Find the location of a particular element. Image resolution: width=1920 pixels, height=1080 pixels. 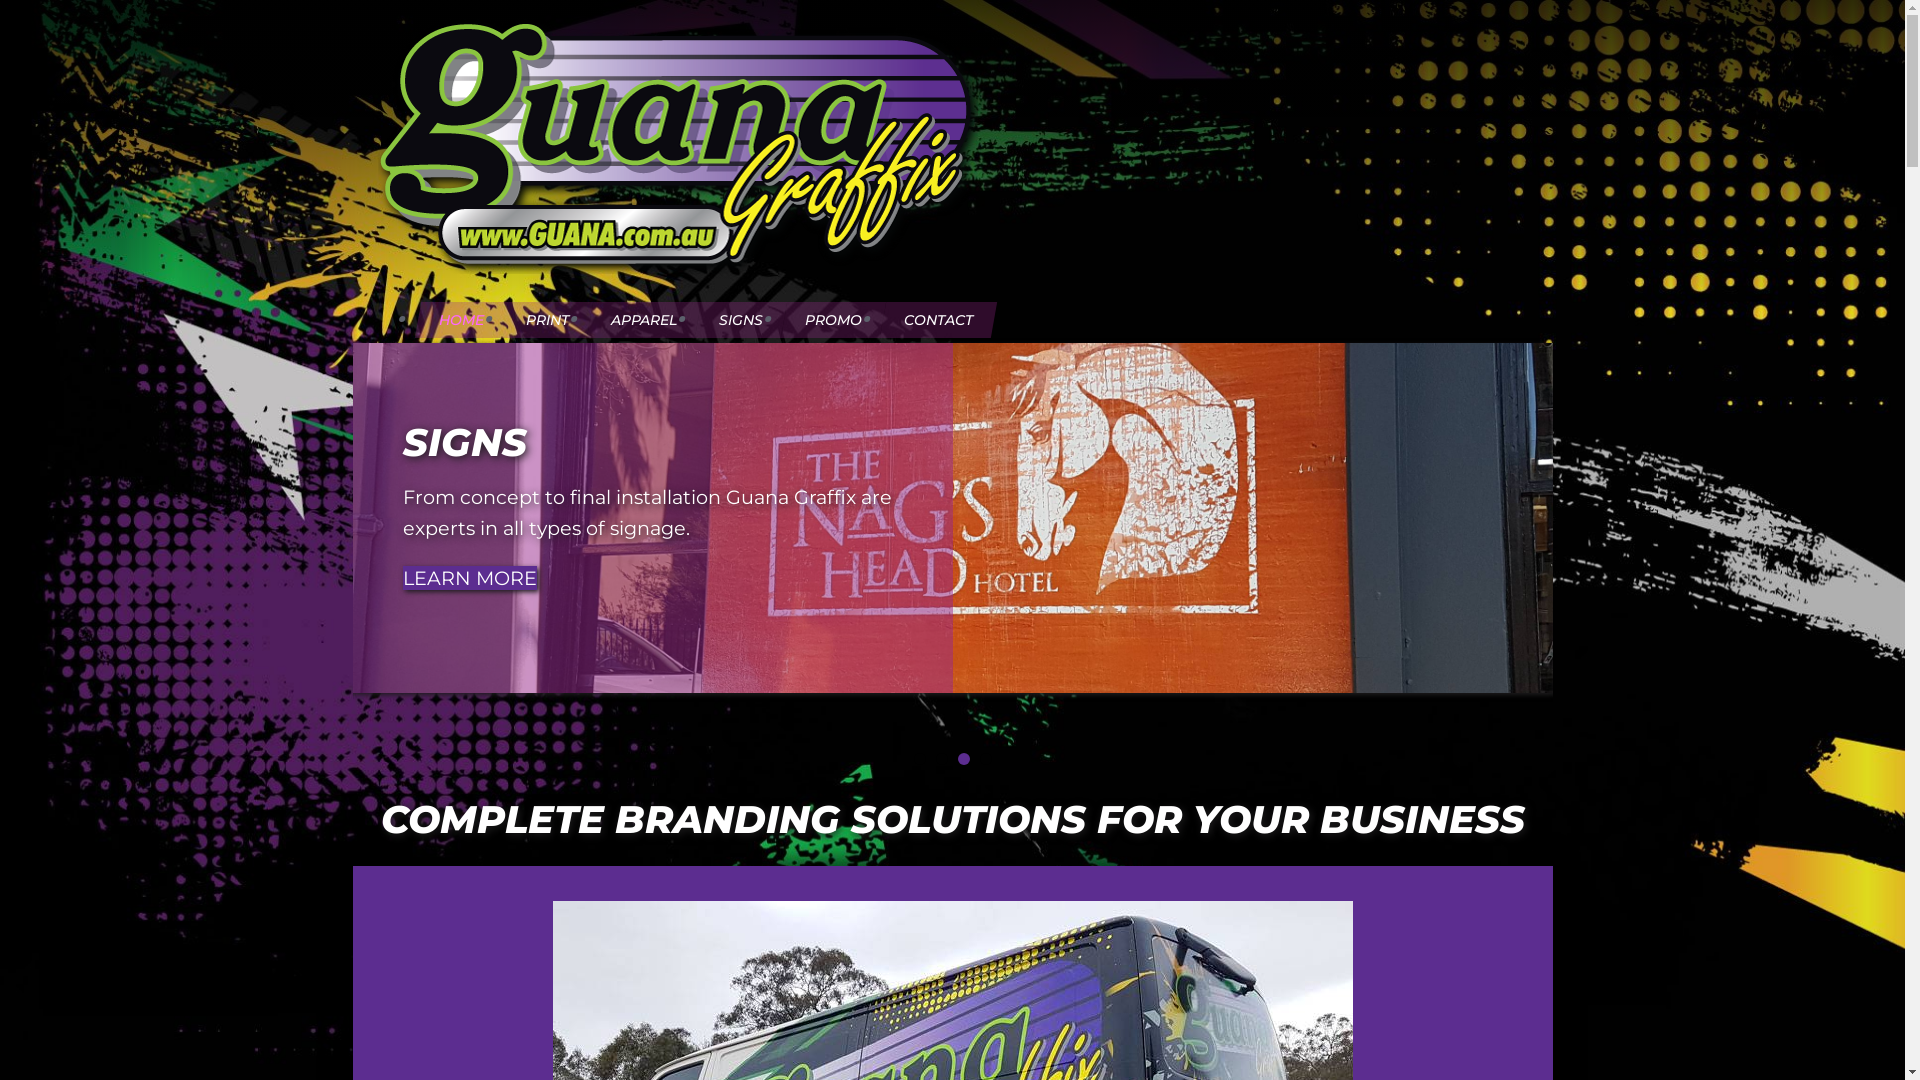

'APPAREL' is located at coordinates (643, 319).